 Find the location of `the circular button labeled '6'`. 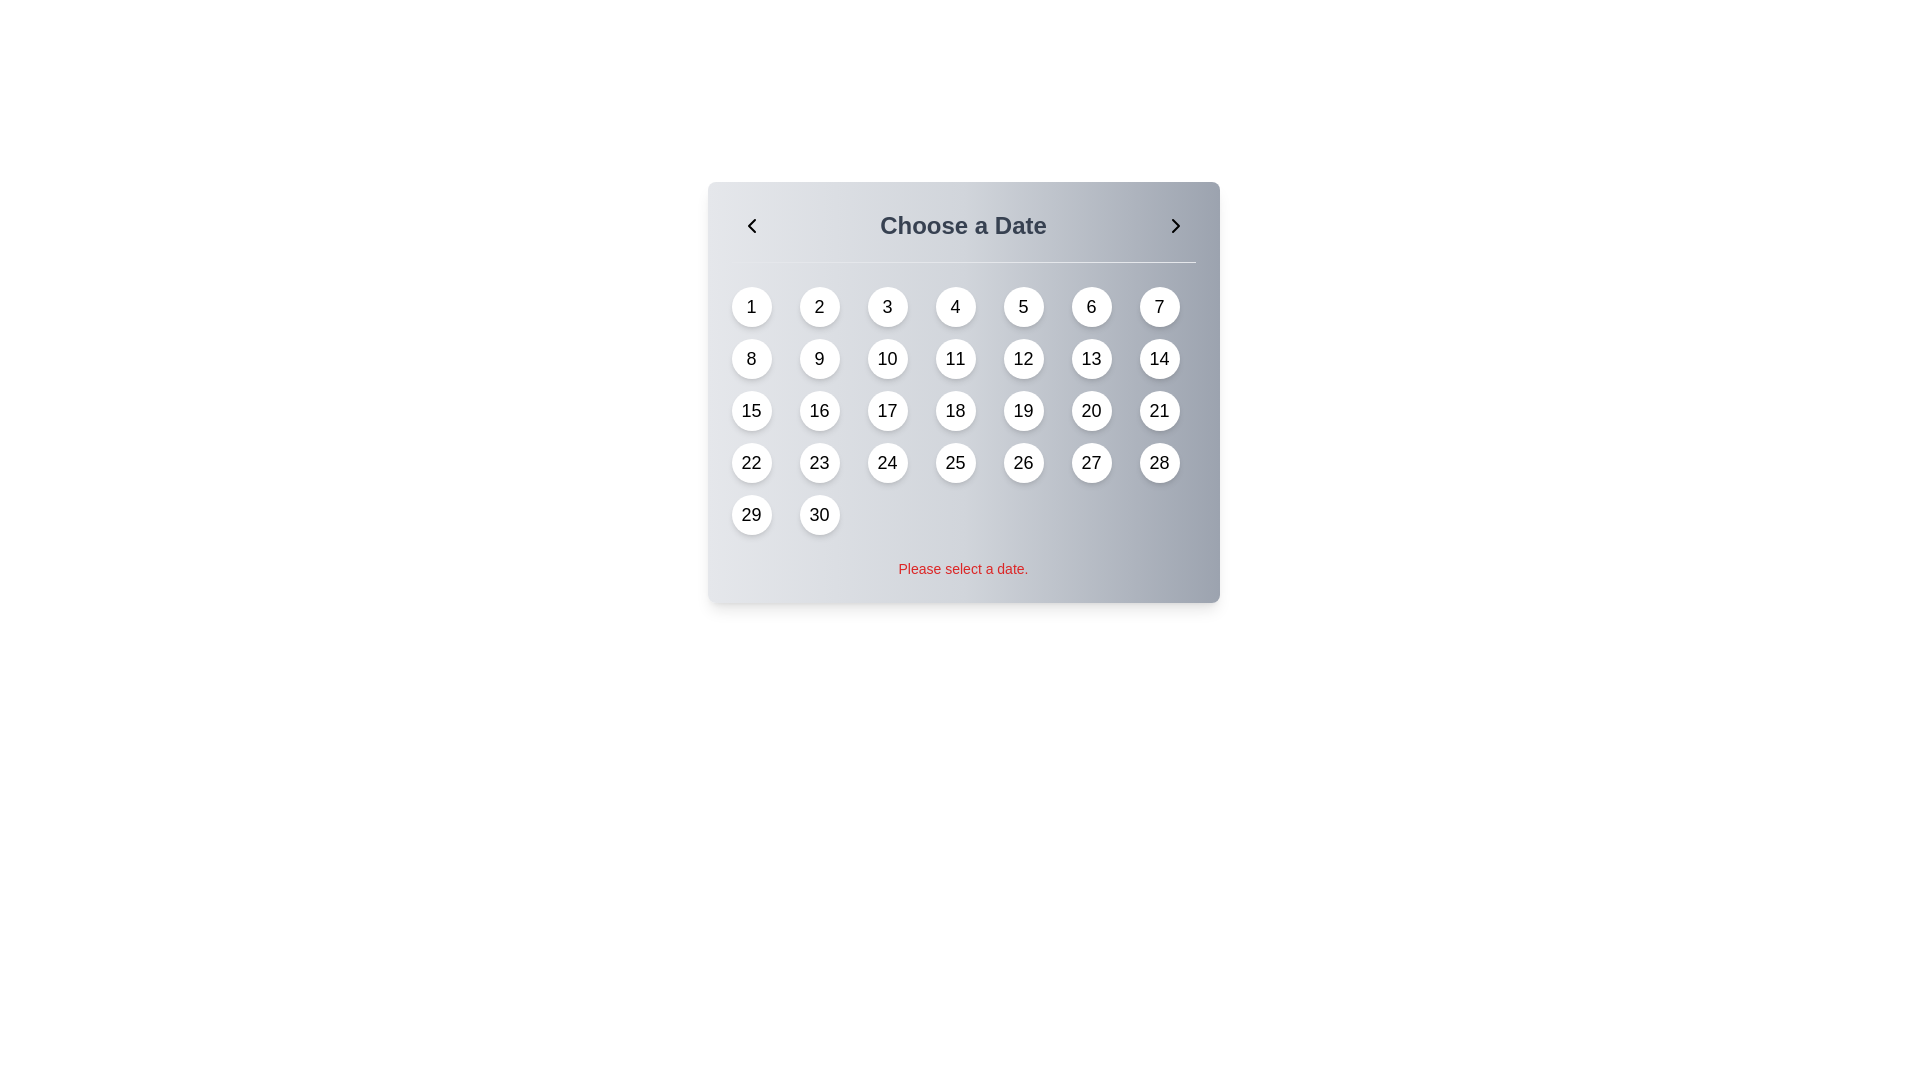

the circular button labeled '6' is located at coordinates (1090, 307).